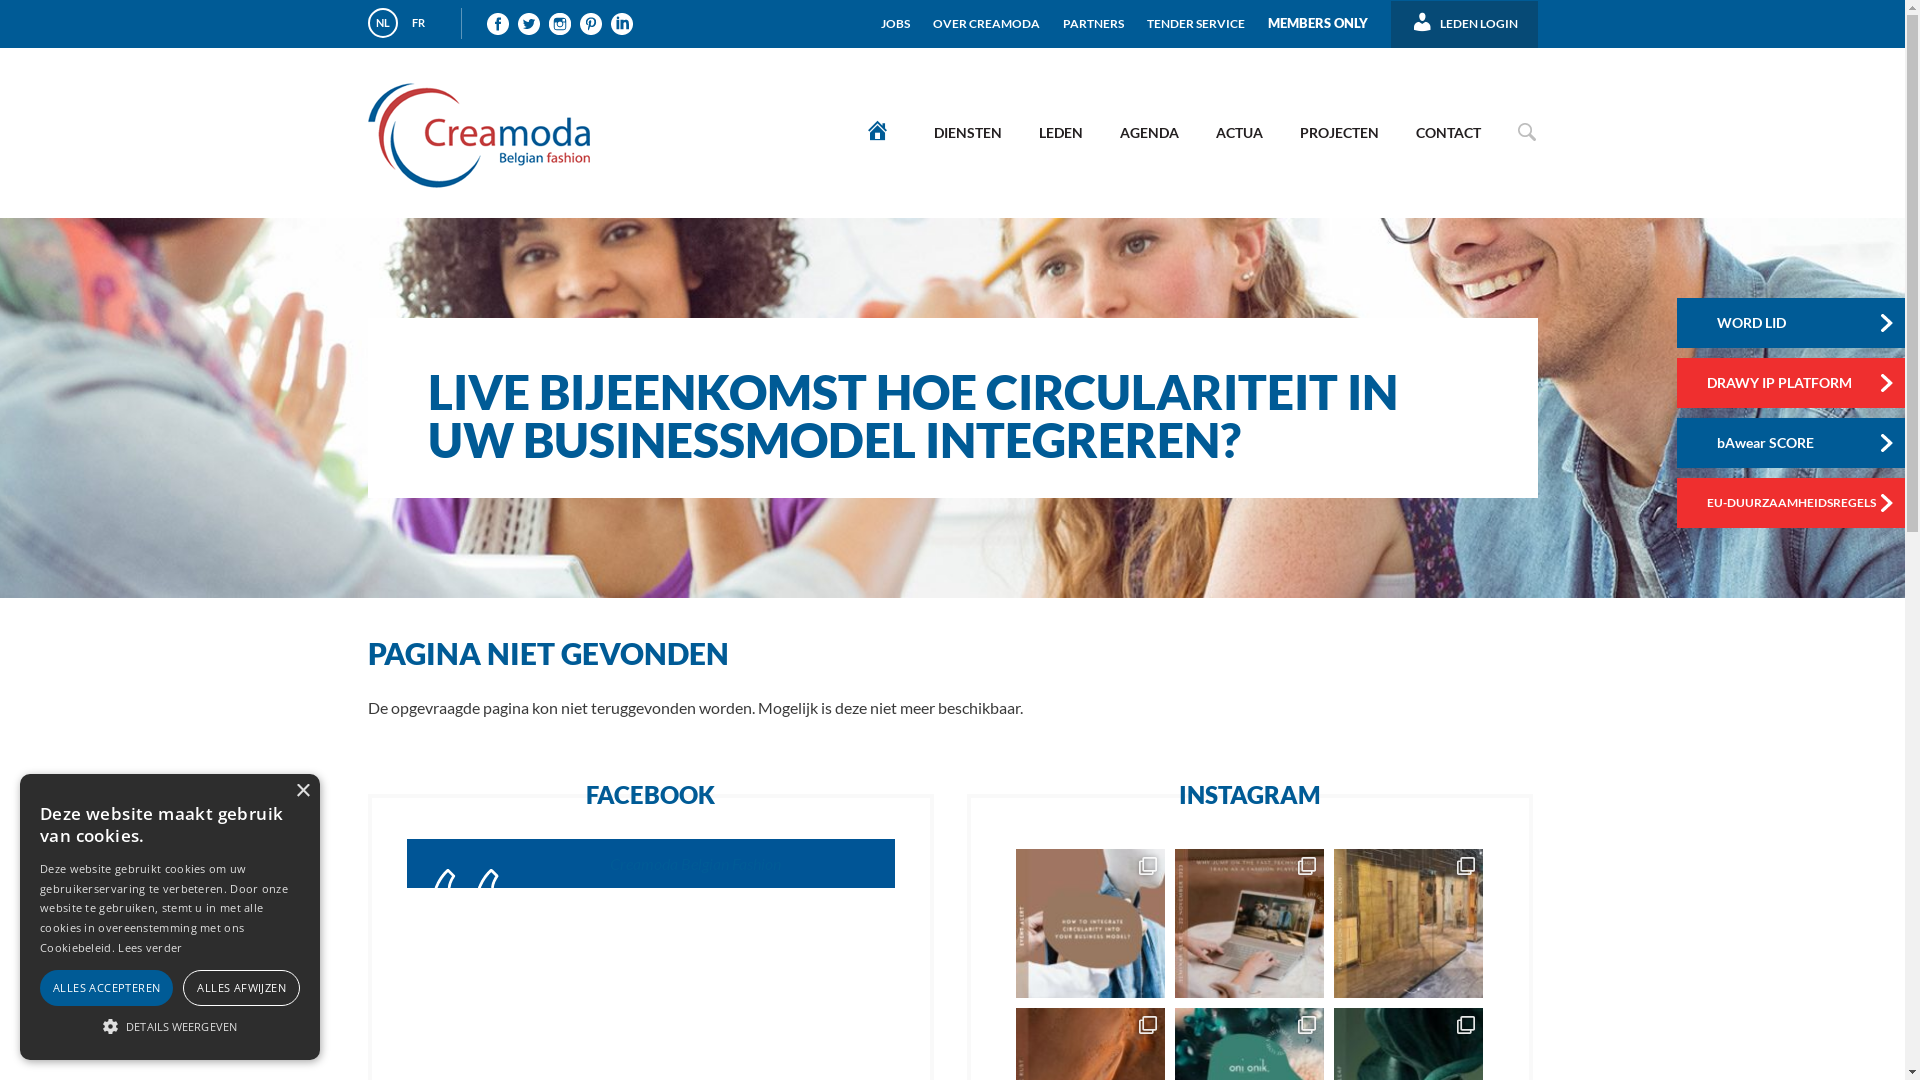  I want to click on 'AGENDA', so click(1148, 132).